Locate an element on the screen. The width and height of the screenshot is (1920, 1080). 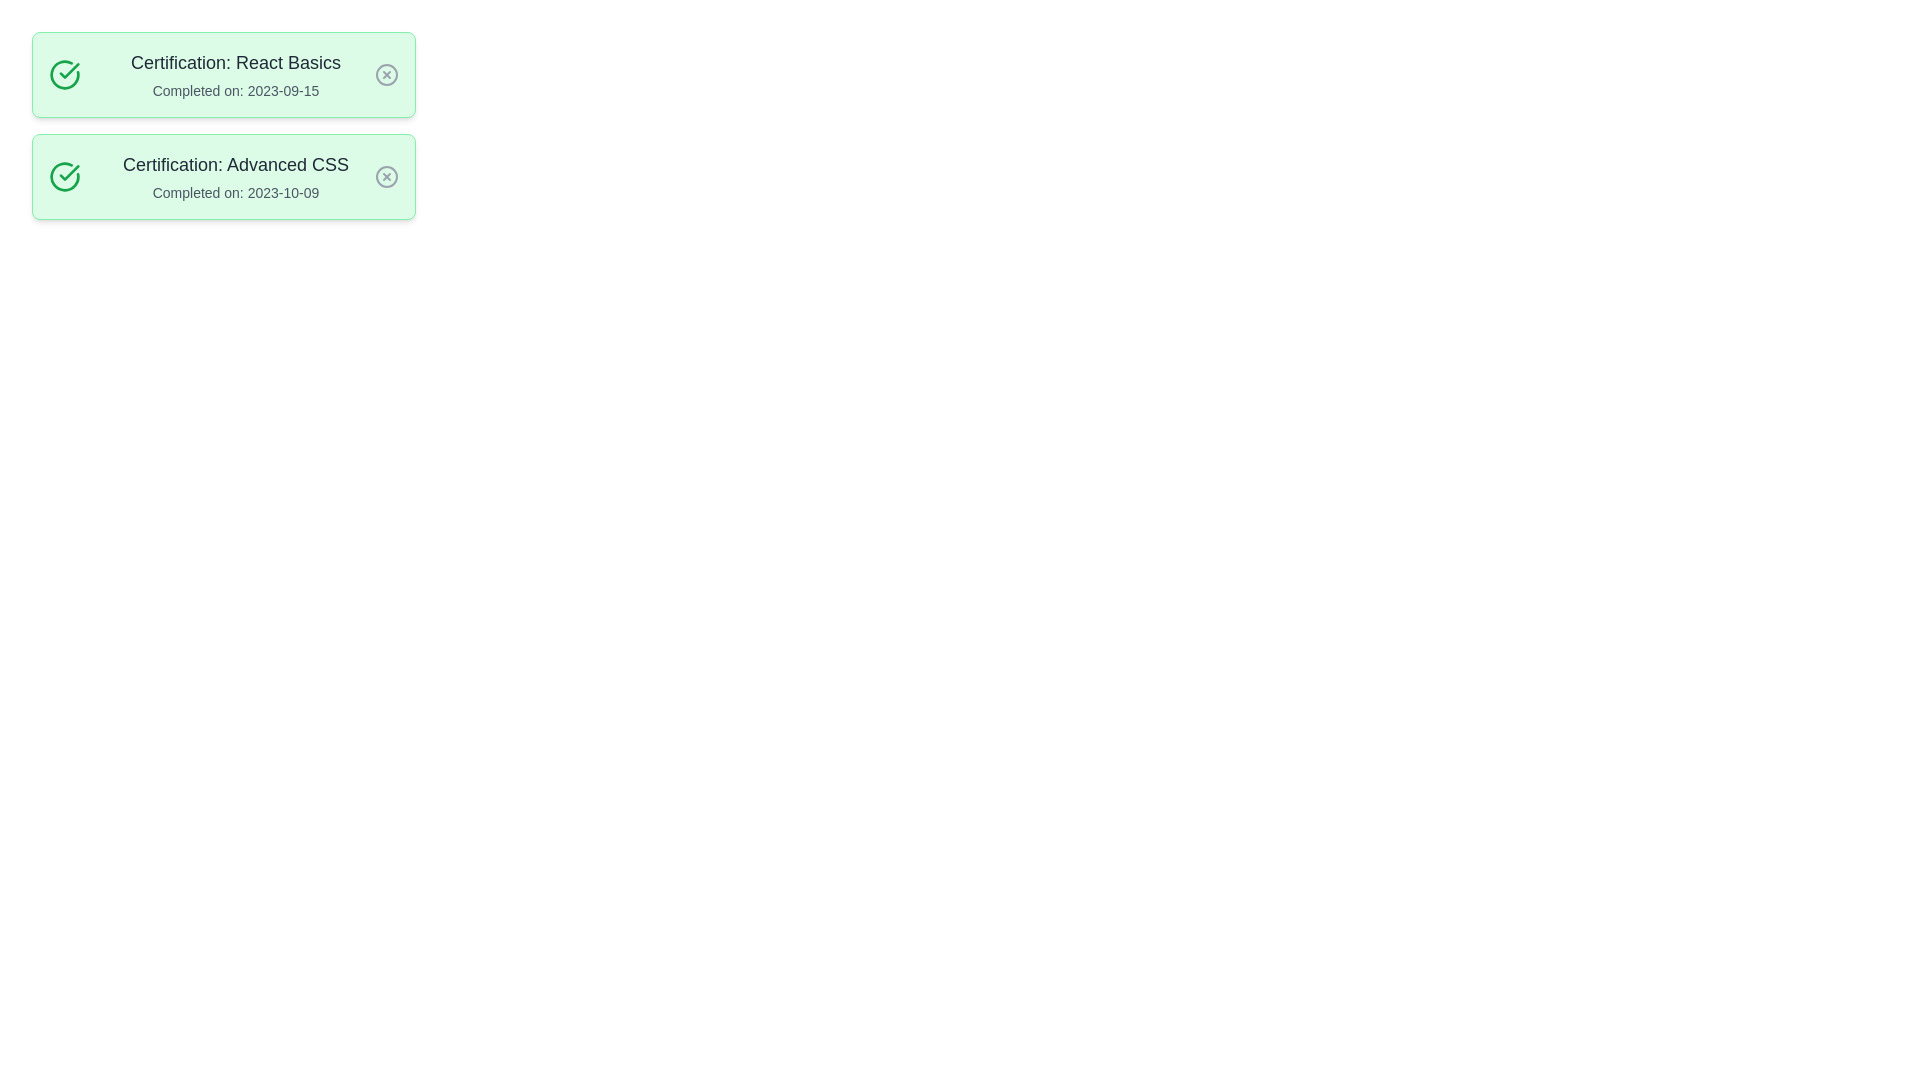
the details of the completed course titled 'React Basics' is located at coordinates (235, 73).